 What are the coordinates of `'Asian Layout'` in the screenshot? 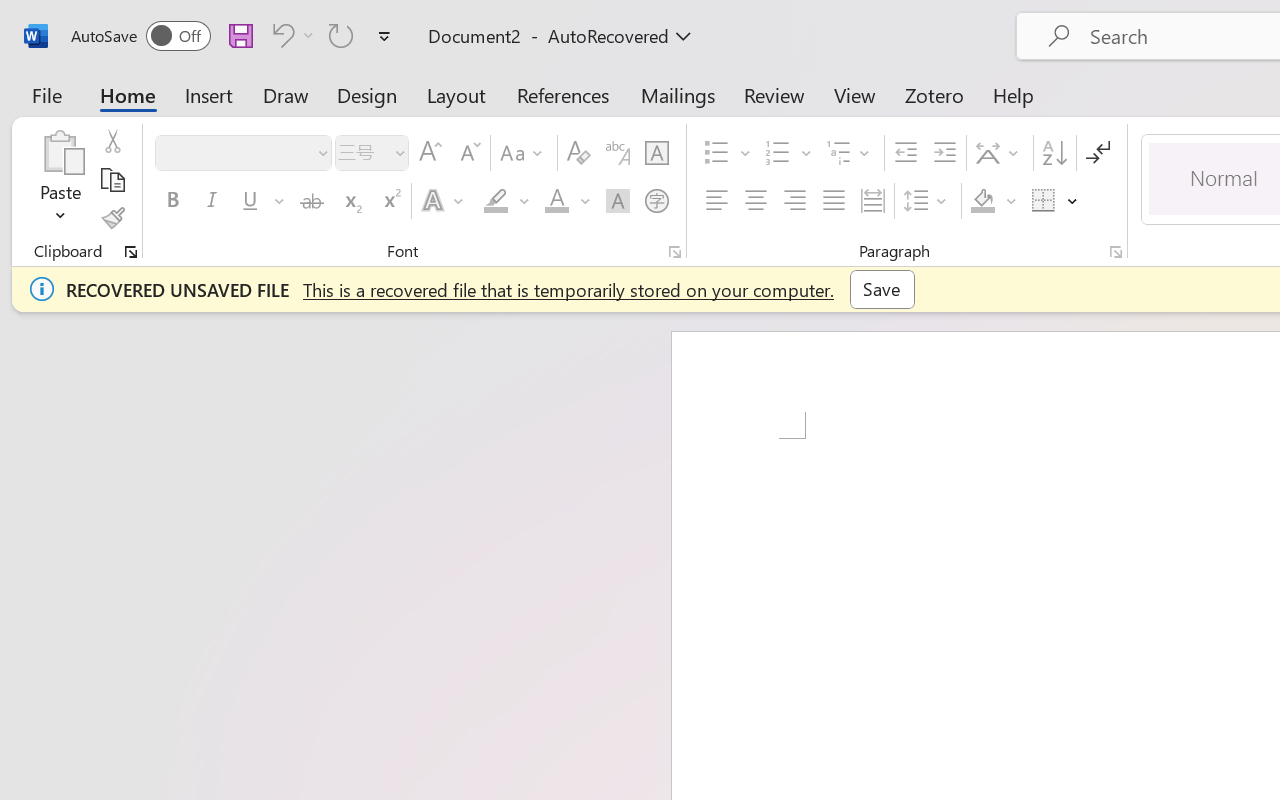 It's located at (1000, 153).